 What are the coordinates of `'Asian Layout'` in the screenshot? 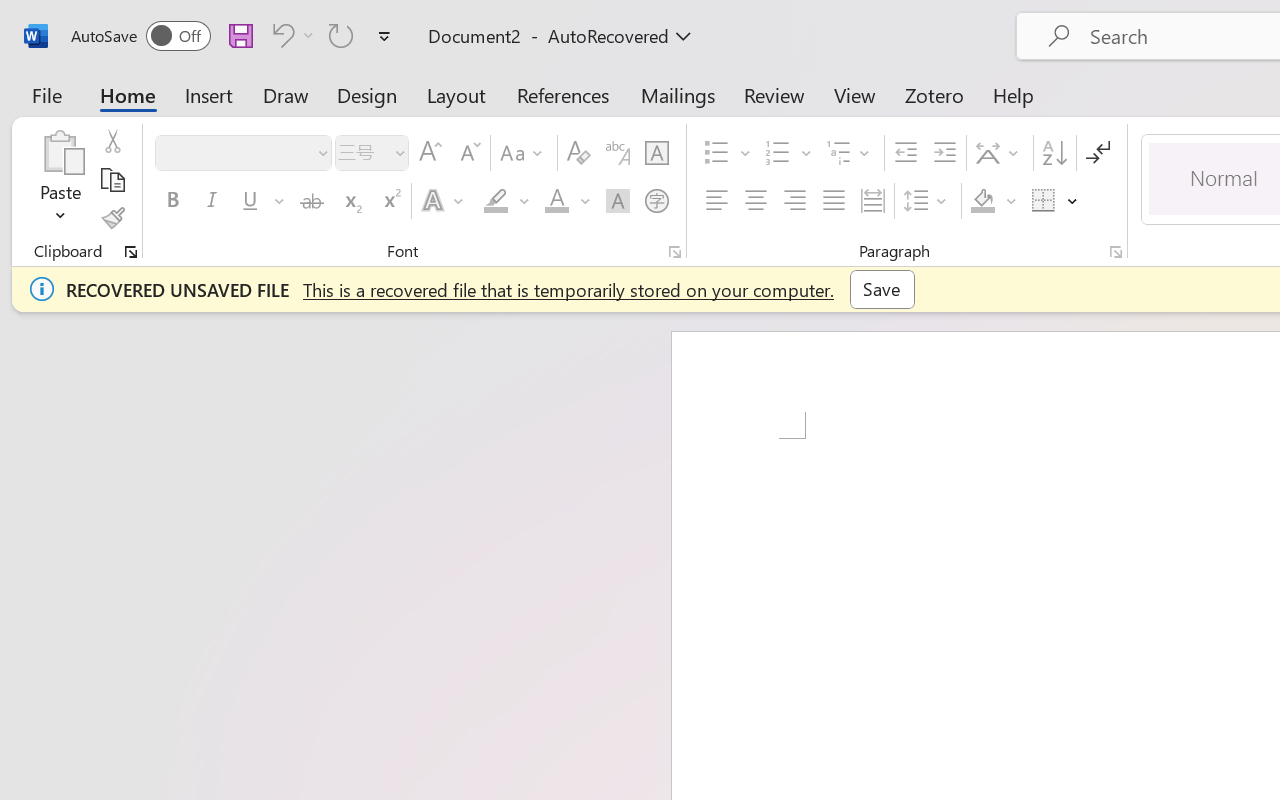 It's located at (1000, 153).